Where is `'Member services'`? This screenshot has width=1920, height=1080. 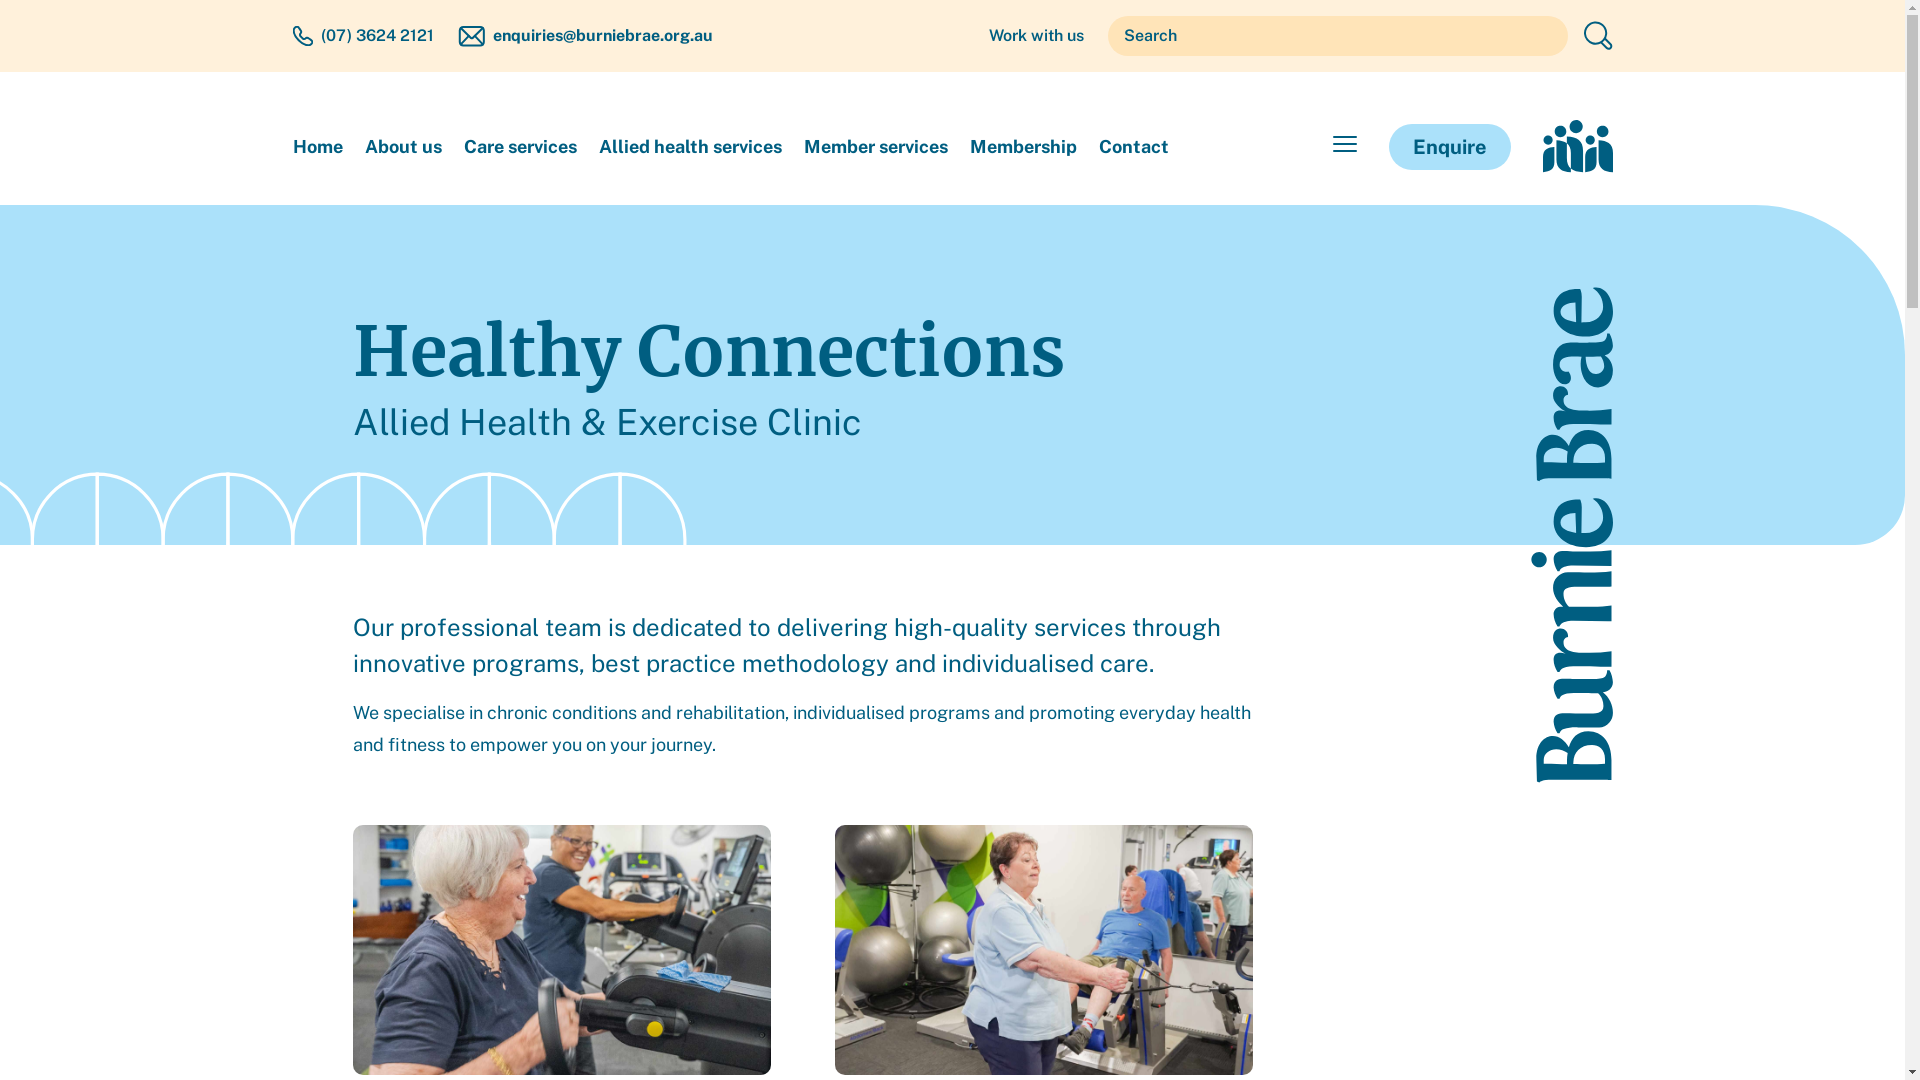 'Member services' is located at coordinates (804, 145).